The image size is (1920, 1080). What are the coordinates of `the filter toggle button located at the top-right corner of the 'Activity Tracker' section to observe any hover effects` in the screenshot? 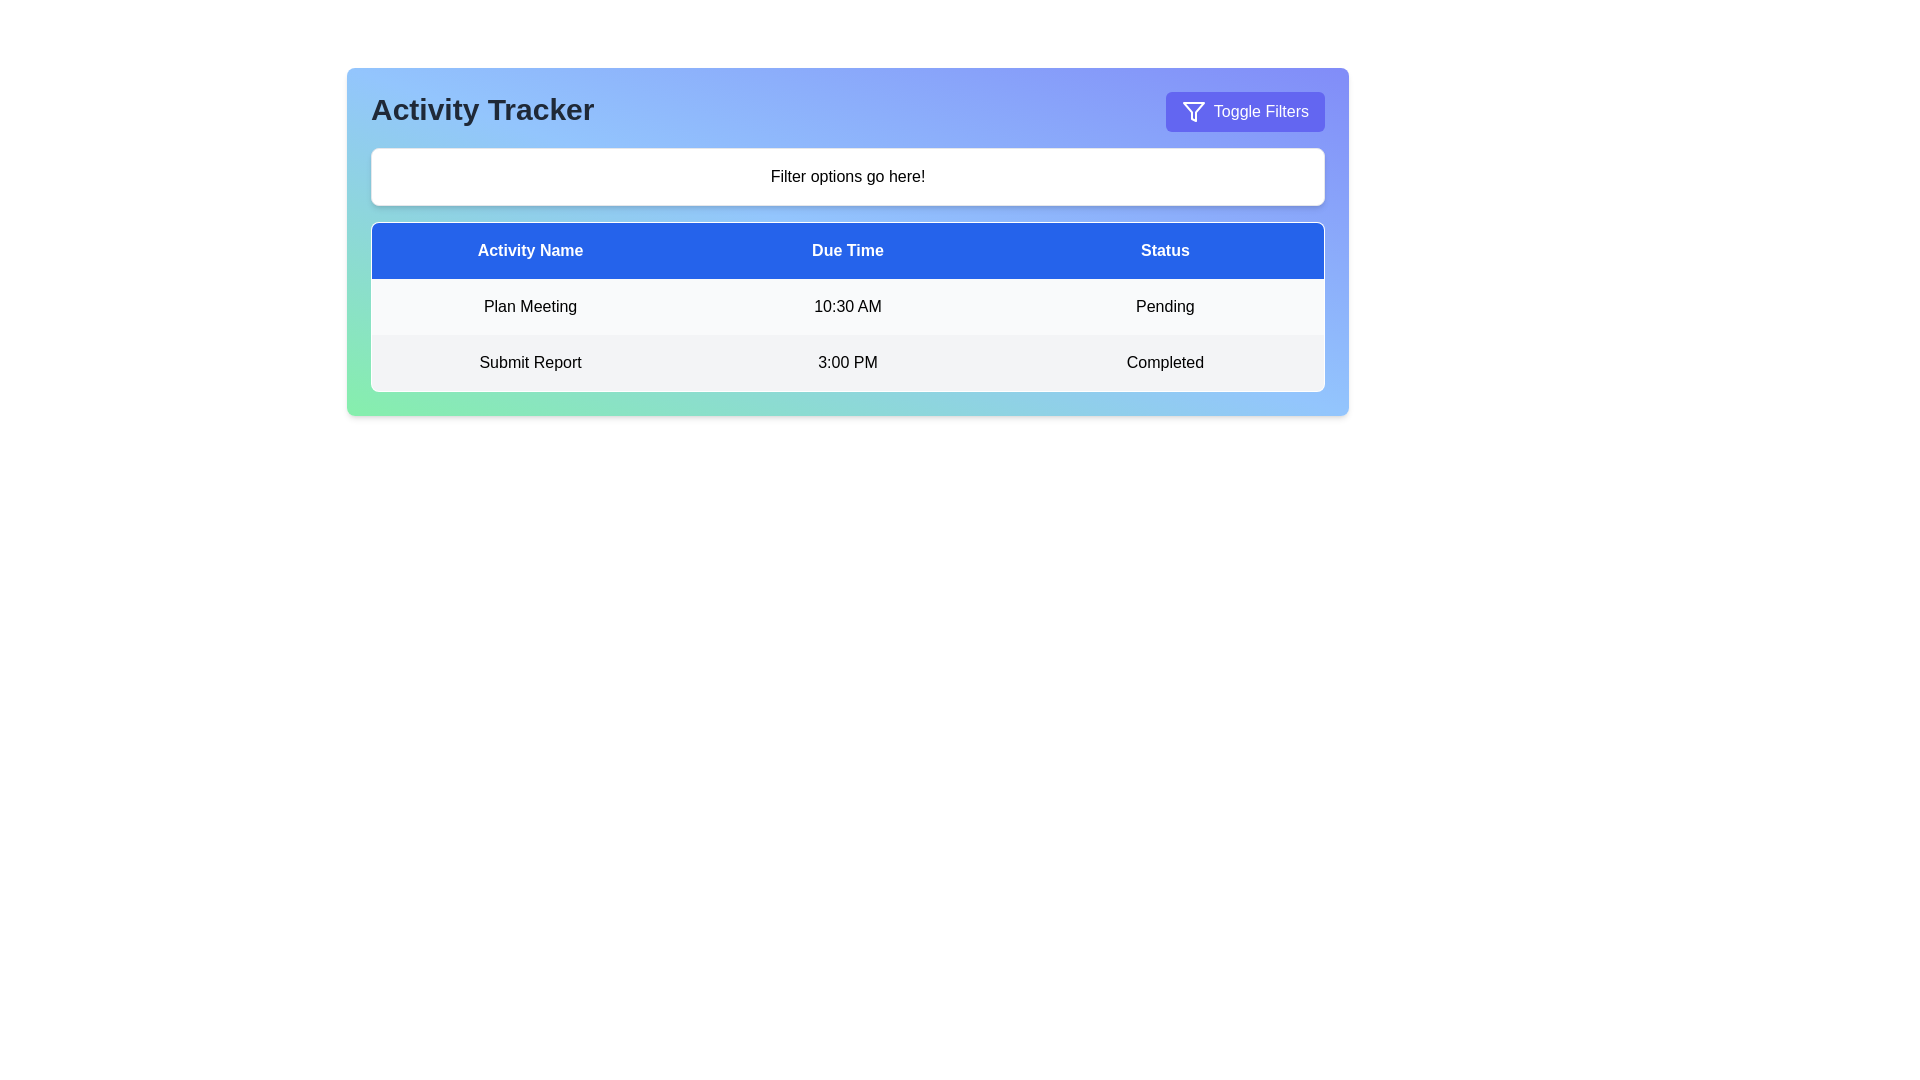 It's located at (1244, 111).